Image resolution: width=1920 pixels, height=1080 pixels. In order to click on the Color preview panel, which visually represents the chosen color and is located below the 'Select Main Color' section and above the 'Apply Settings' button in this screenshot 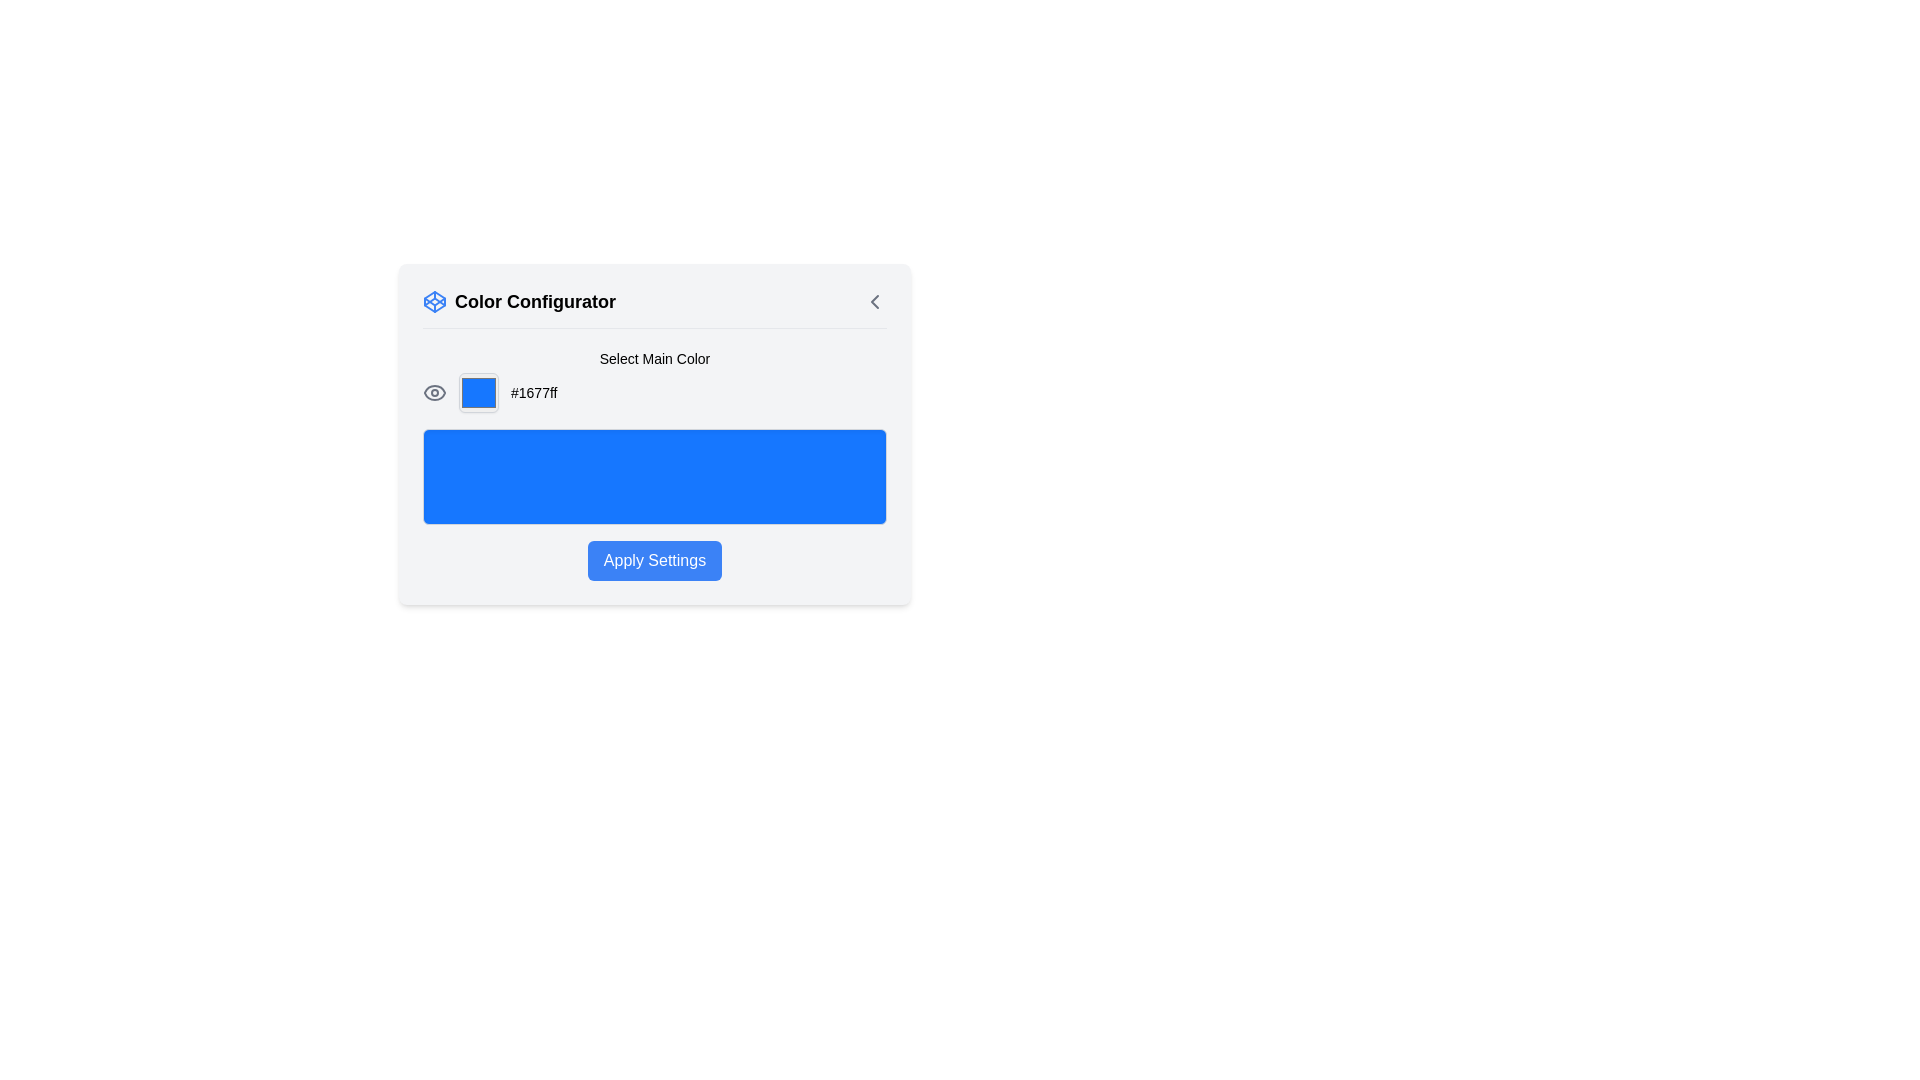, I will do `click(654, 477)`.